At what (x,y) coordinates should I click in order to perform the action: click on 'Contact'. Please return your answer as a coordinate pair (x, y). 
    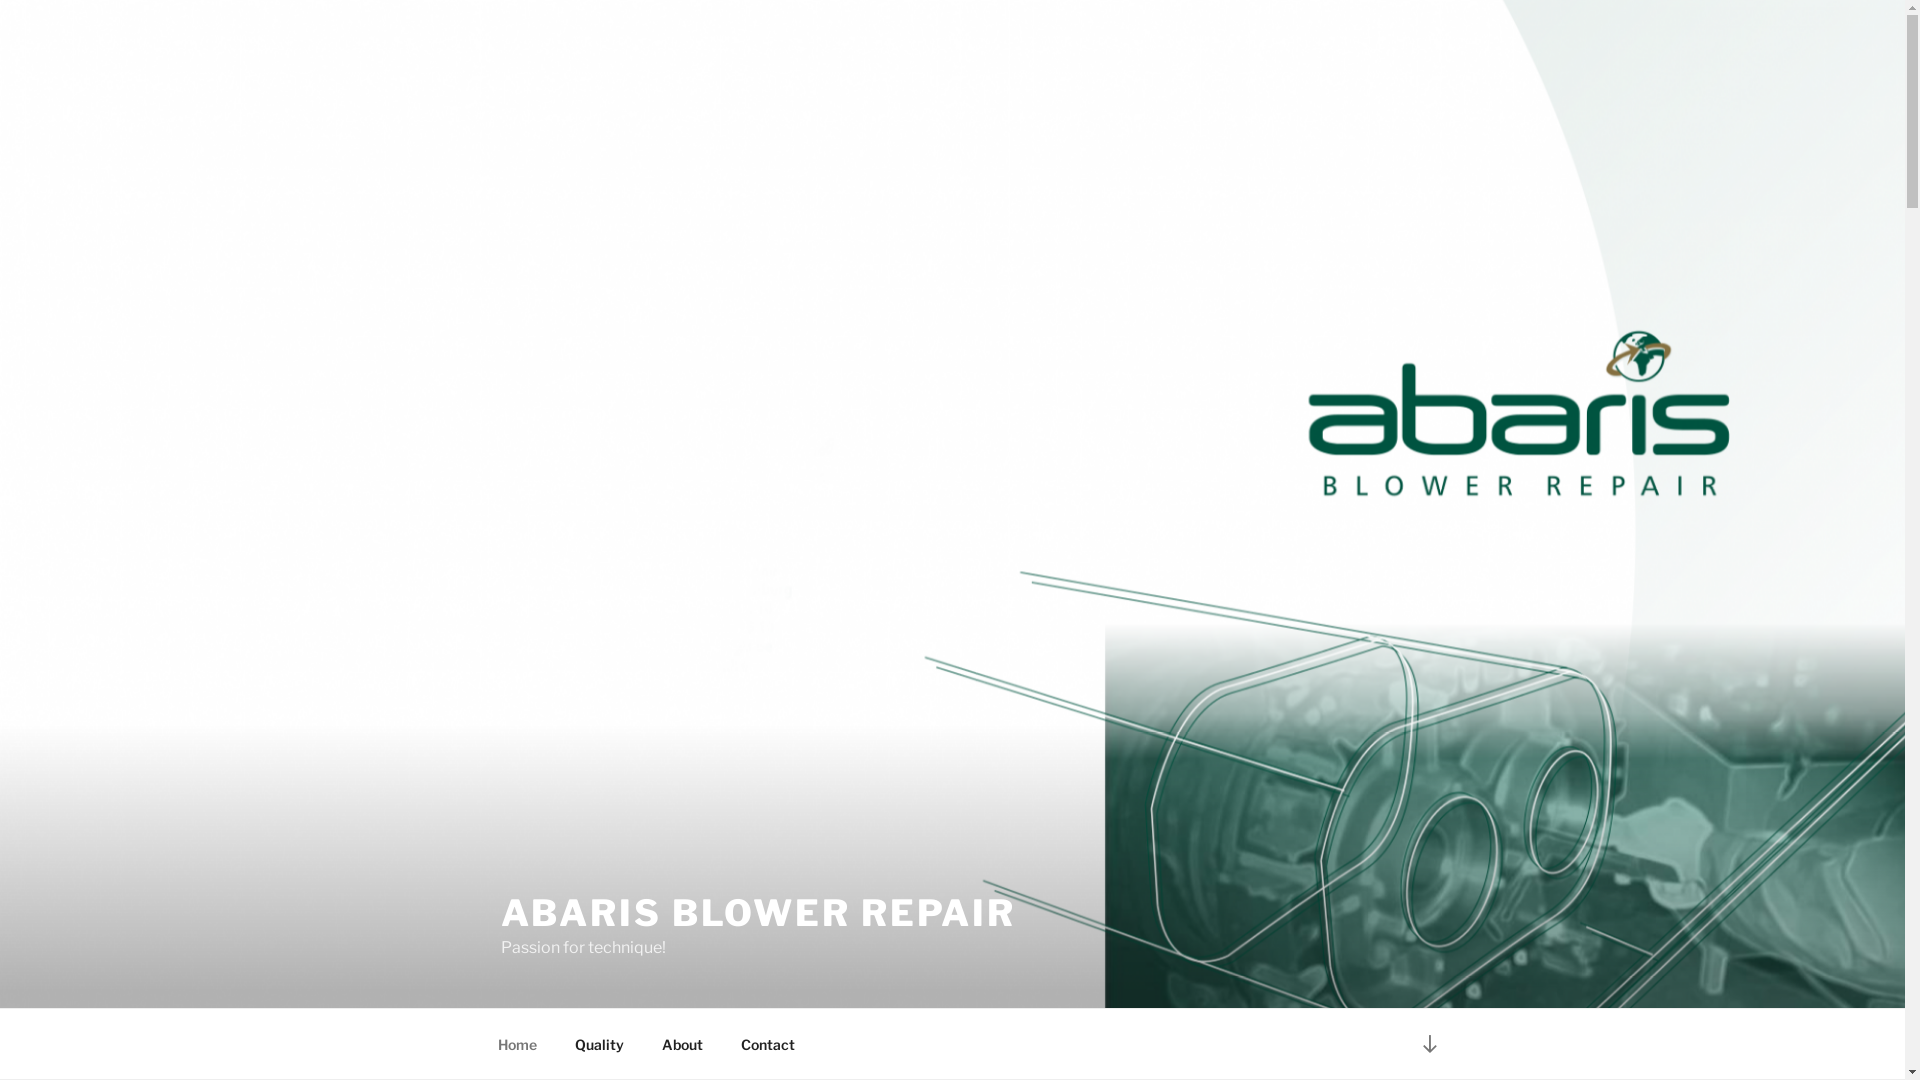
    Looking at the image, I should click on (767, 1043).